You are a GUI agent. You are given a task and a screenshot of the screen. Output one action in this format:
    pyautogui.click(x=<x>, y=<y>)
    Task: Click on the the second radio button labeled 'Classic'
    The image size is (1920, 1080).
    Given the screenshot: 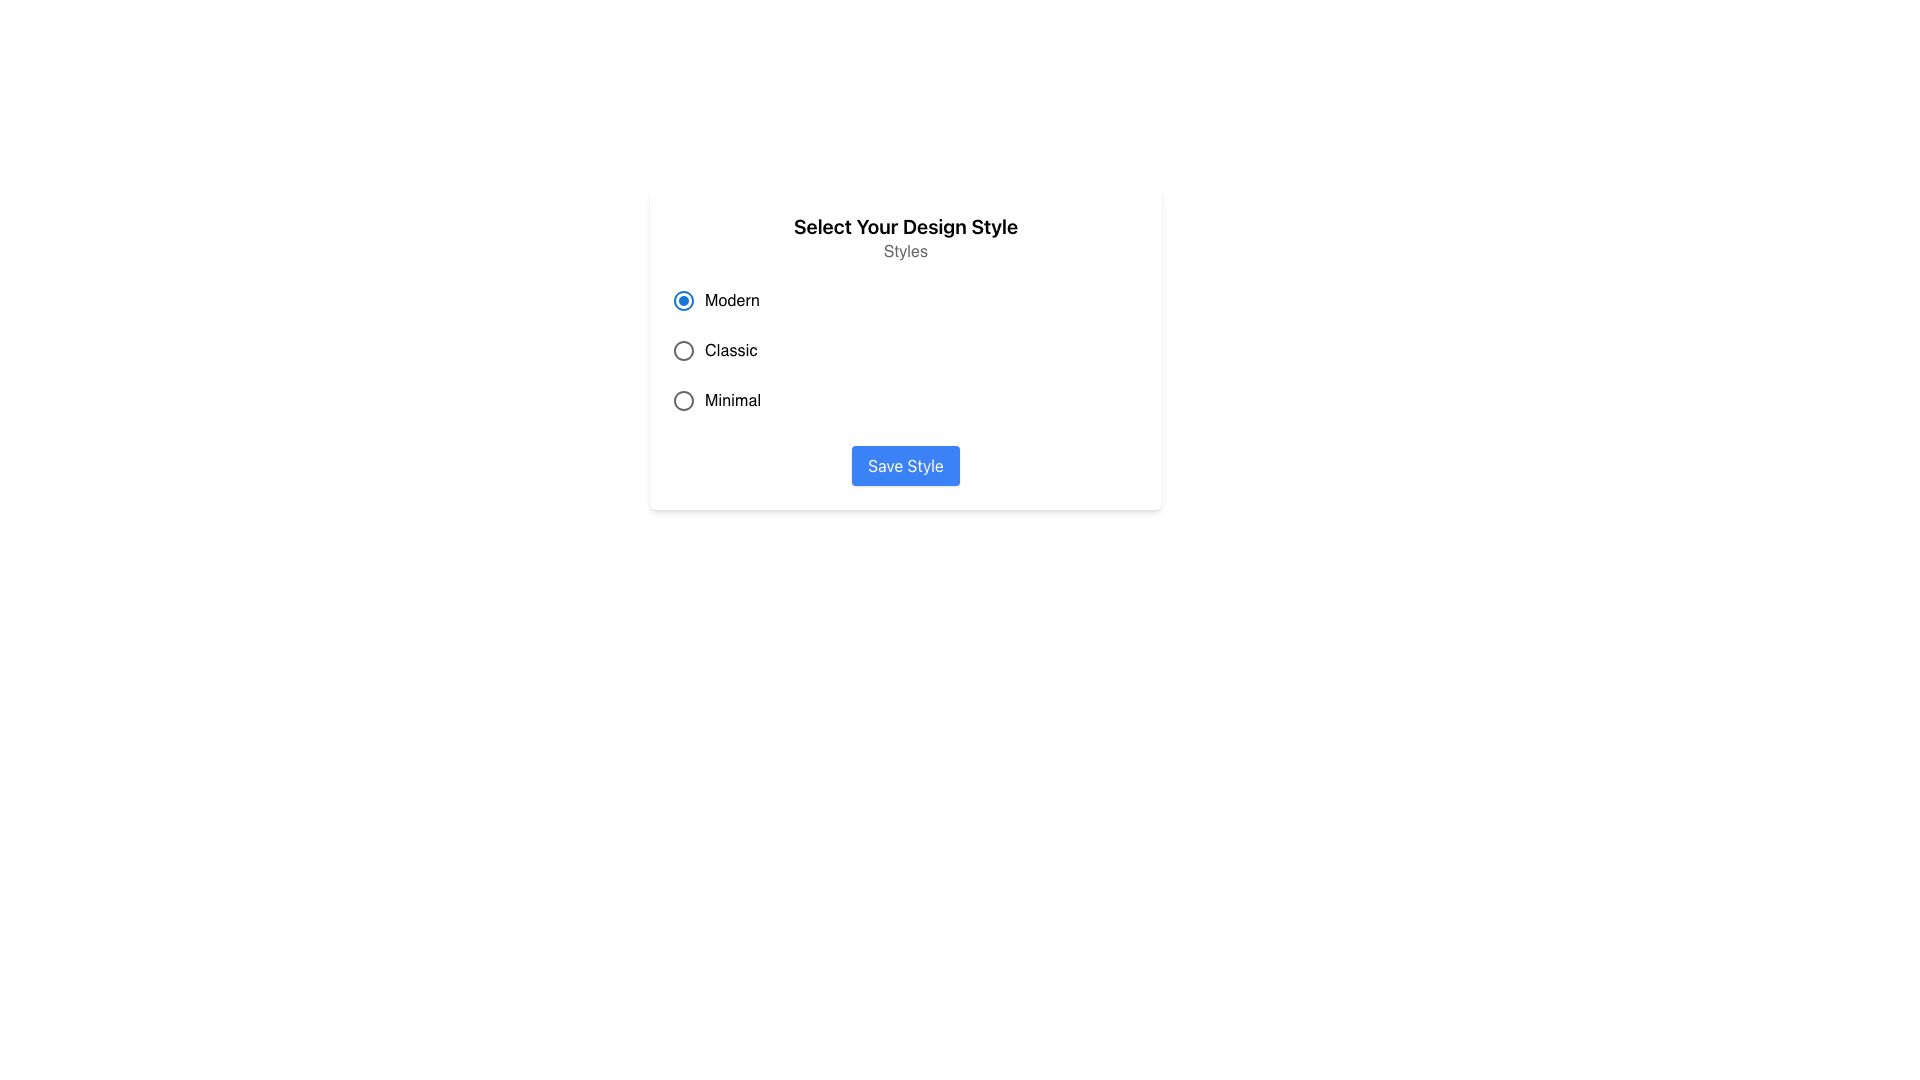 What is the action you would take?
    pyautogui.click(x=684, y=350)
    